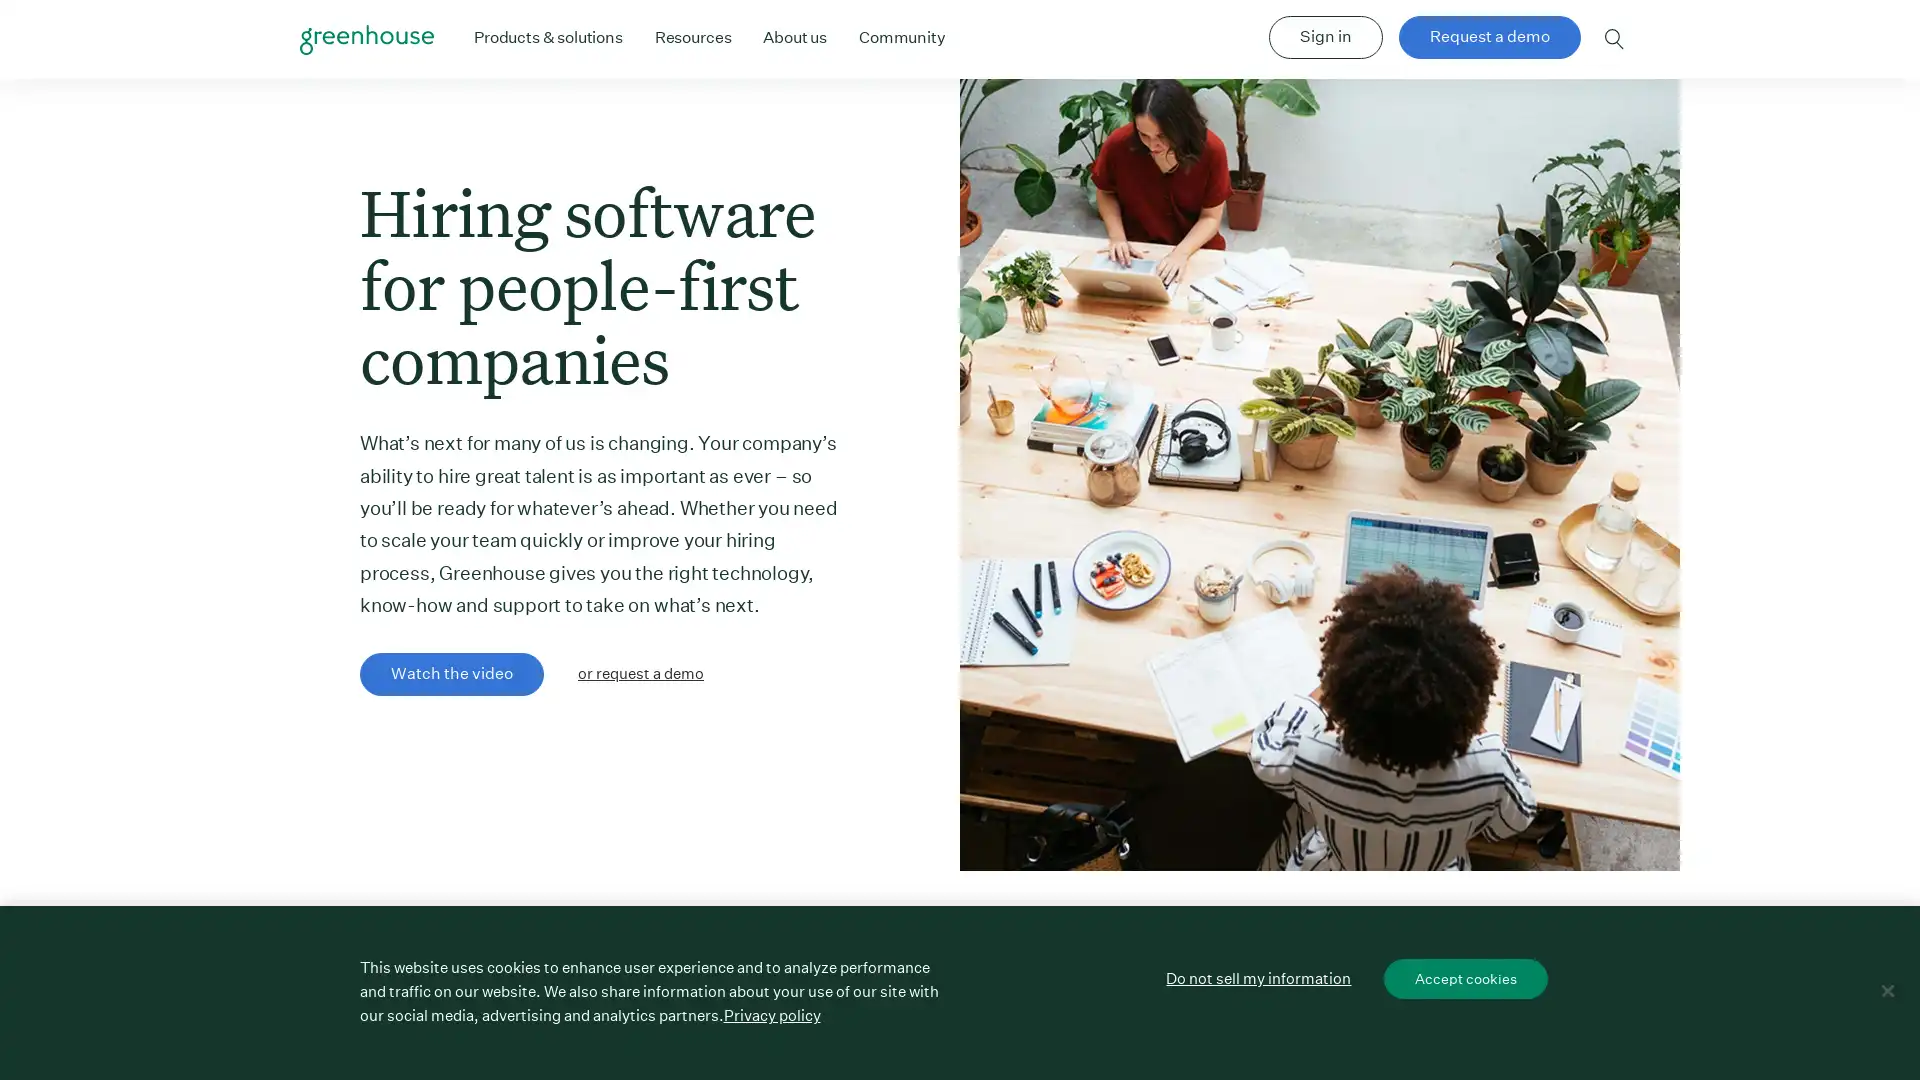 This screenshot has height=1080, width=1920. What do you see at coordinates (692, 37) in the screenshot?
I see `Open menu for Resources` at bounding box center [692, 37].